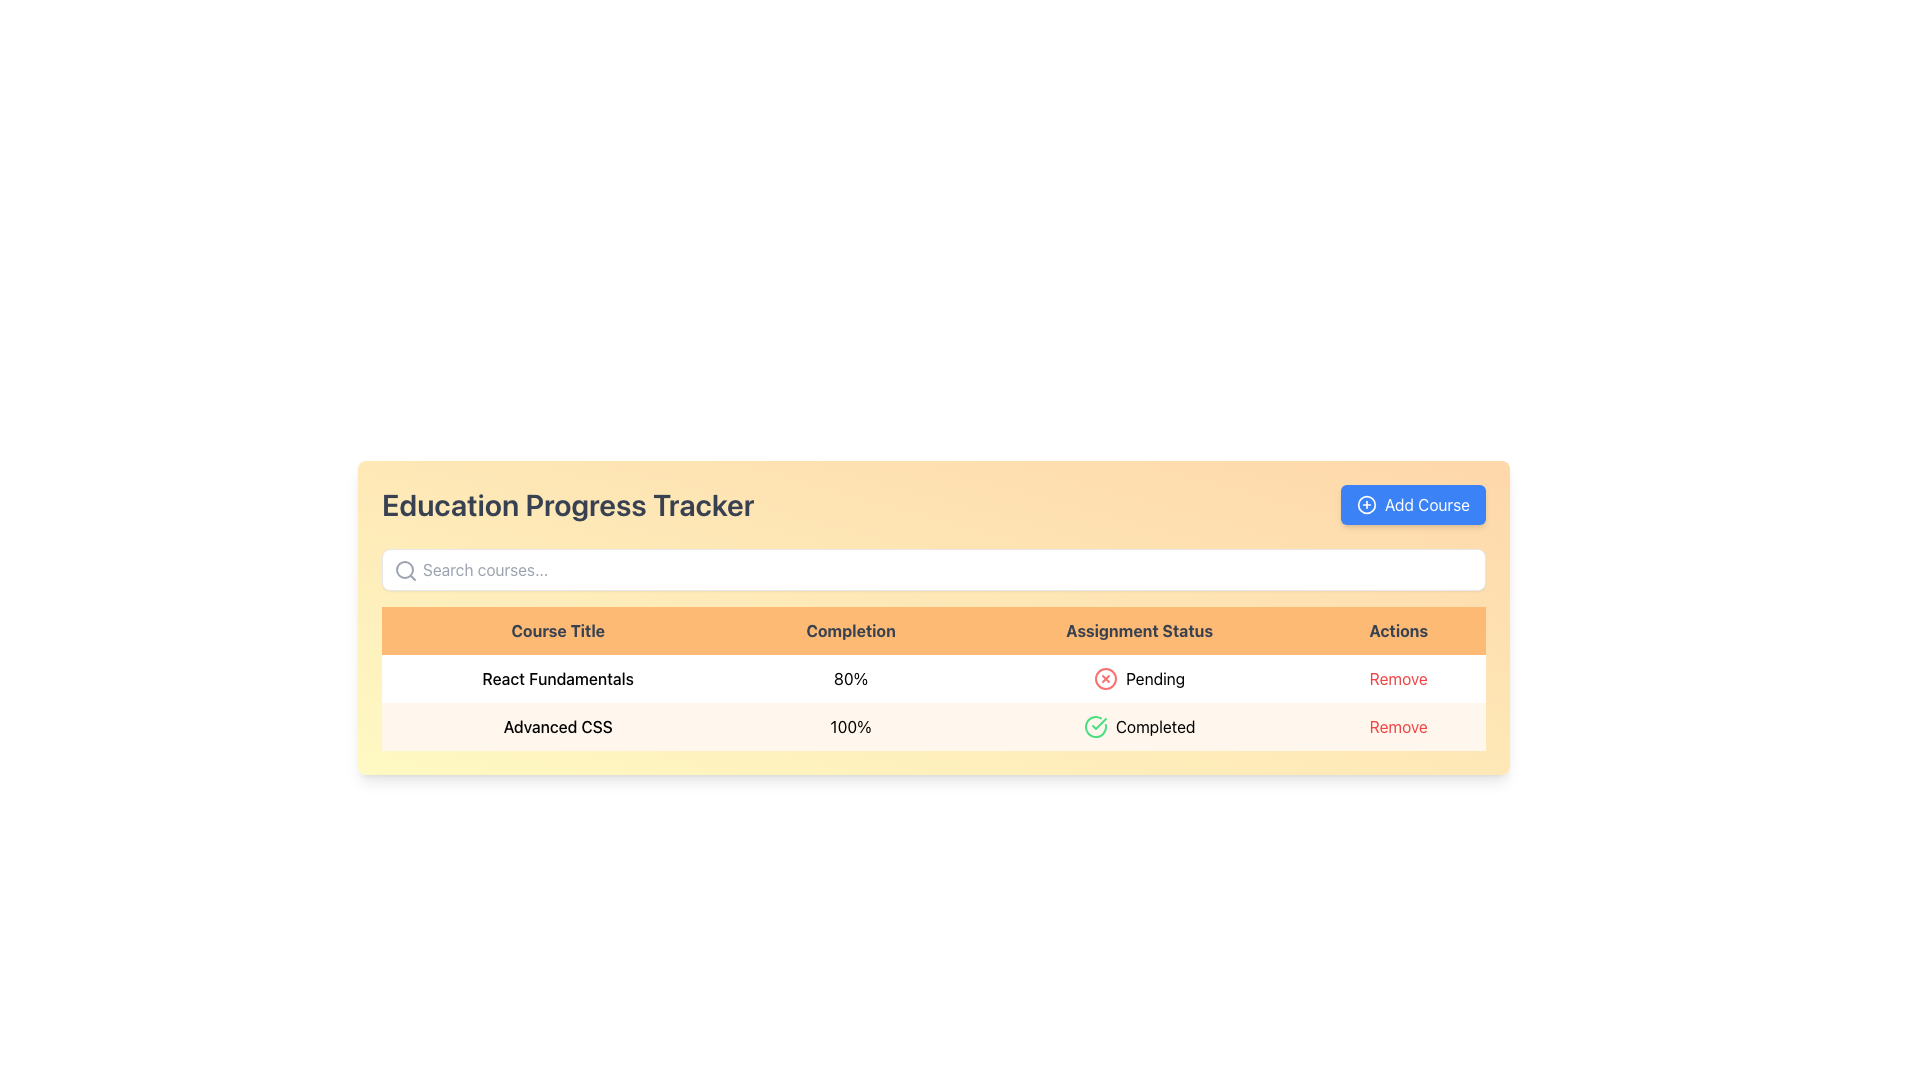  I want to click on percentage value displayed in the bold text label '100%' located in the 'Completion' column of the course titled 'Advanced CSS', so click(851, 726).